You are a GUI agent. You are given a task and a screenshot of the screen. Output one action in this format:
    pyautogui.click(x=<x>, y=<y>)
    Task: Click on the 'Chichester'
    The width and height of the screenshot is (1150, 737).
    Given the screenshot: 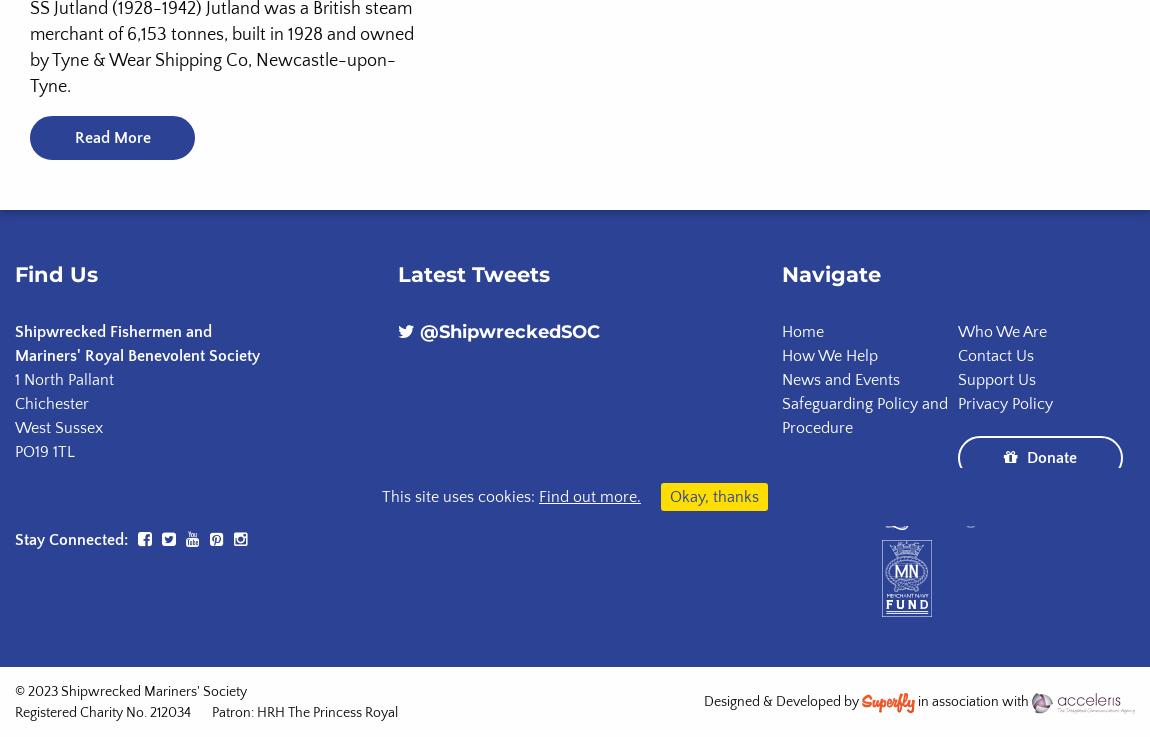 What is the action you would take?
    pyautogui.click(x=50, y=402)
    